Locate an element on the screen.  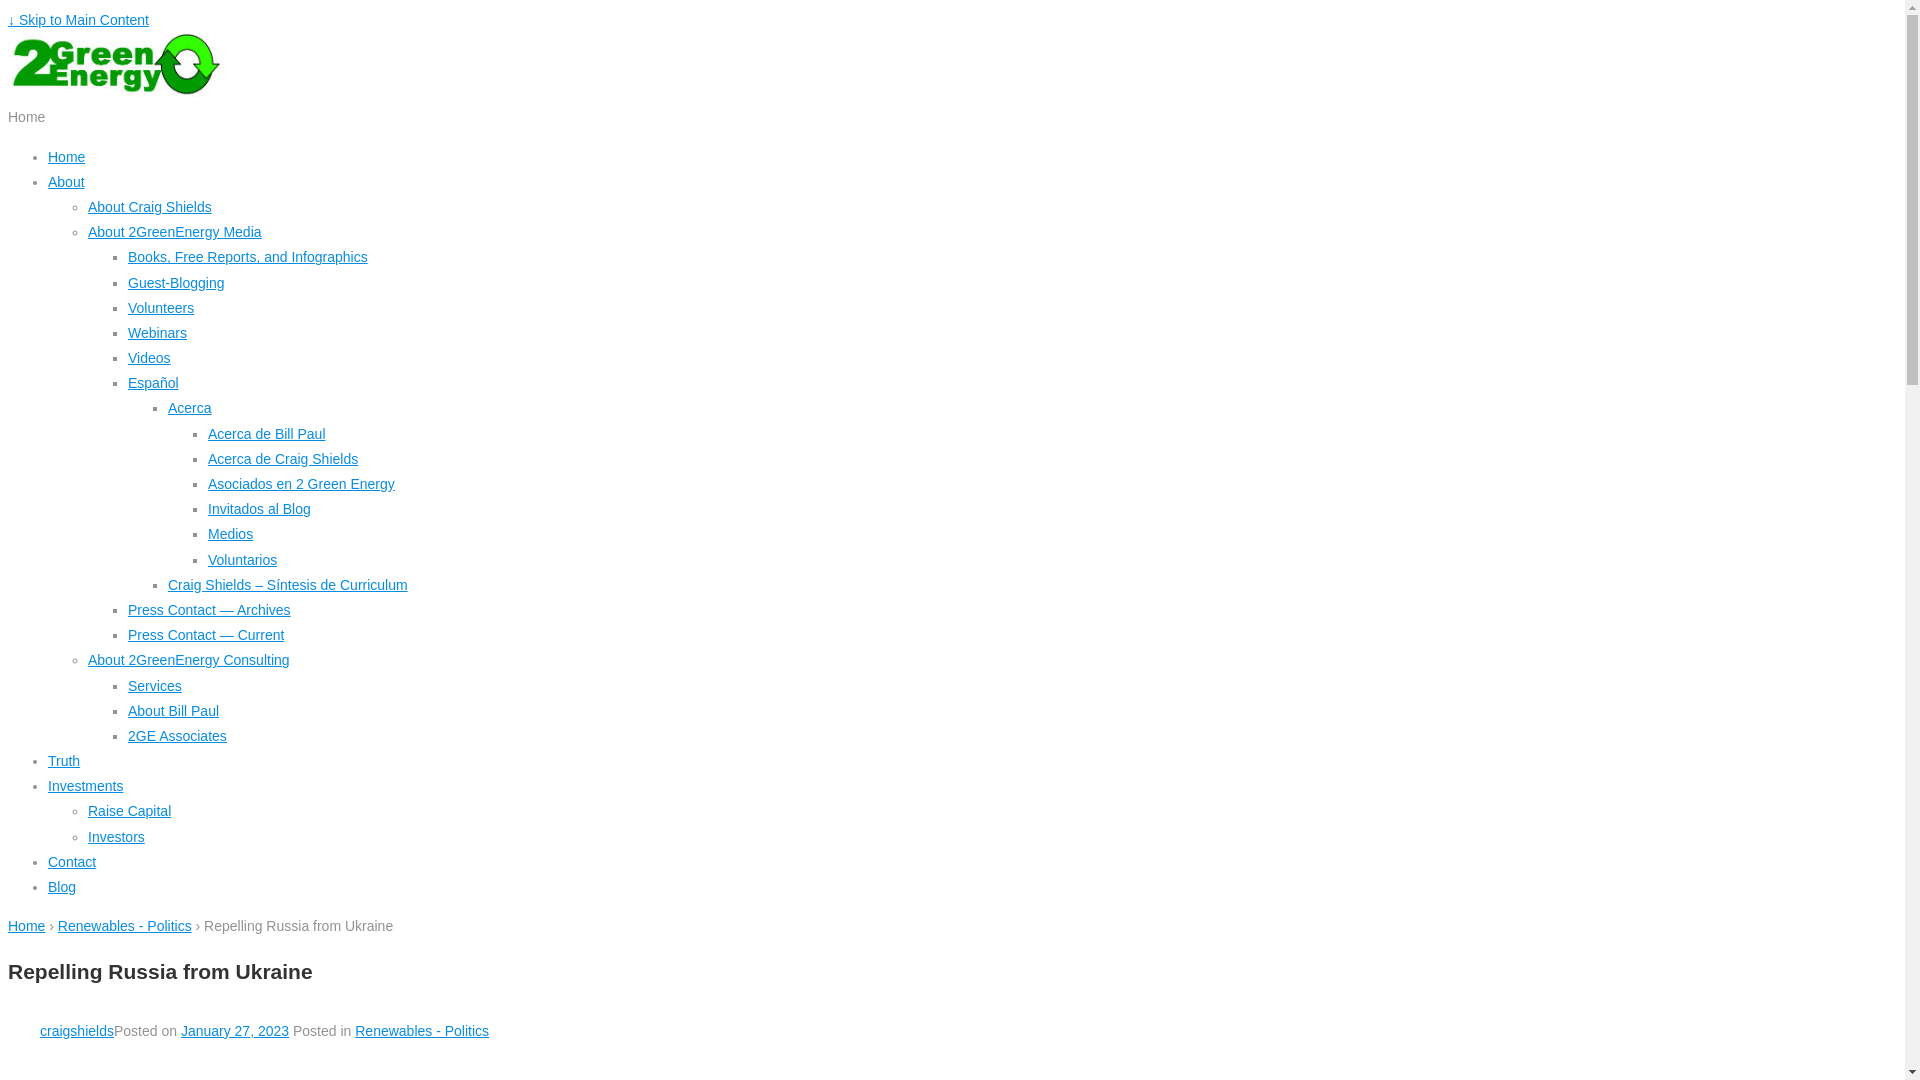
'Webinars' is located at coordinates (156, 331).